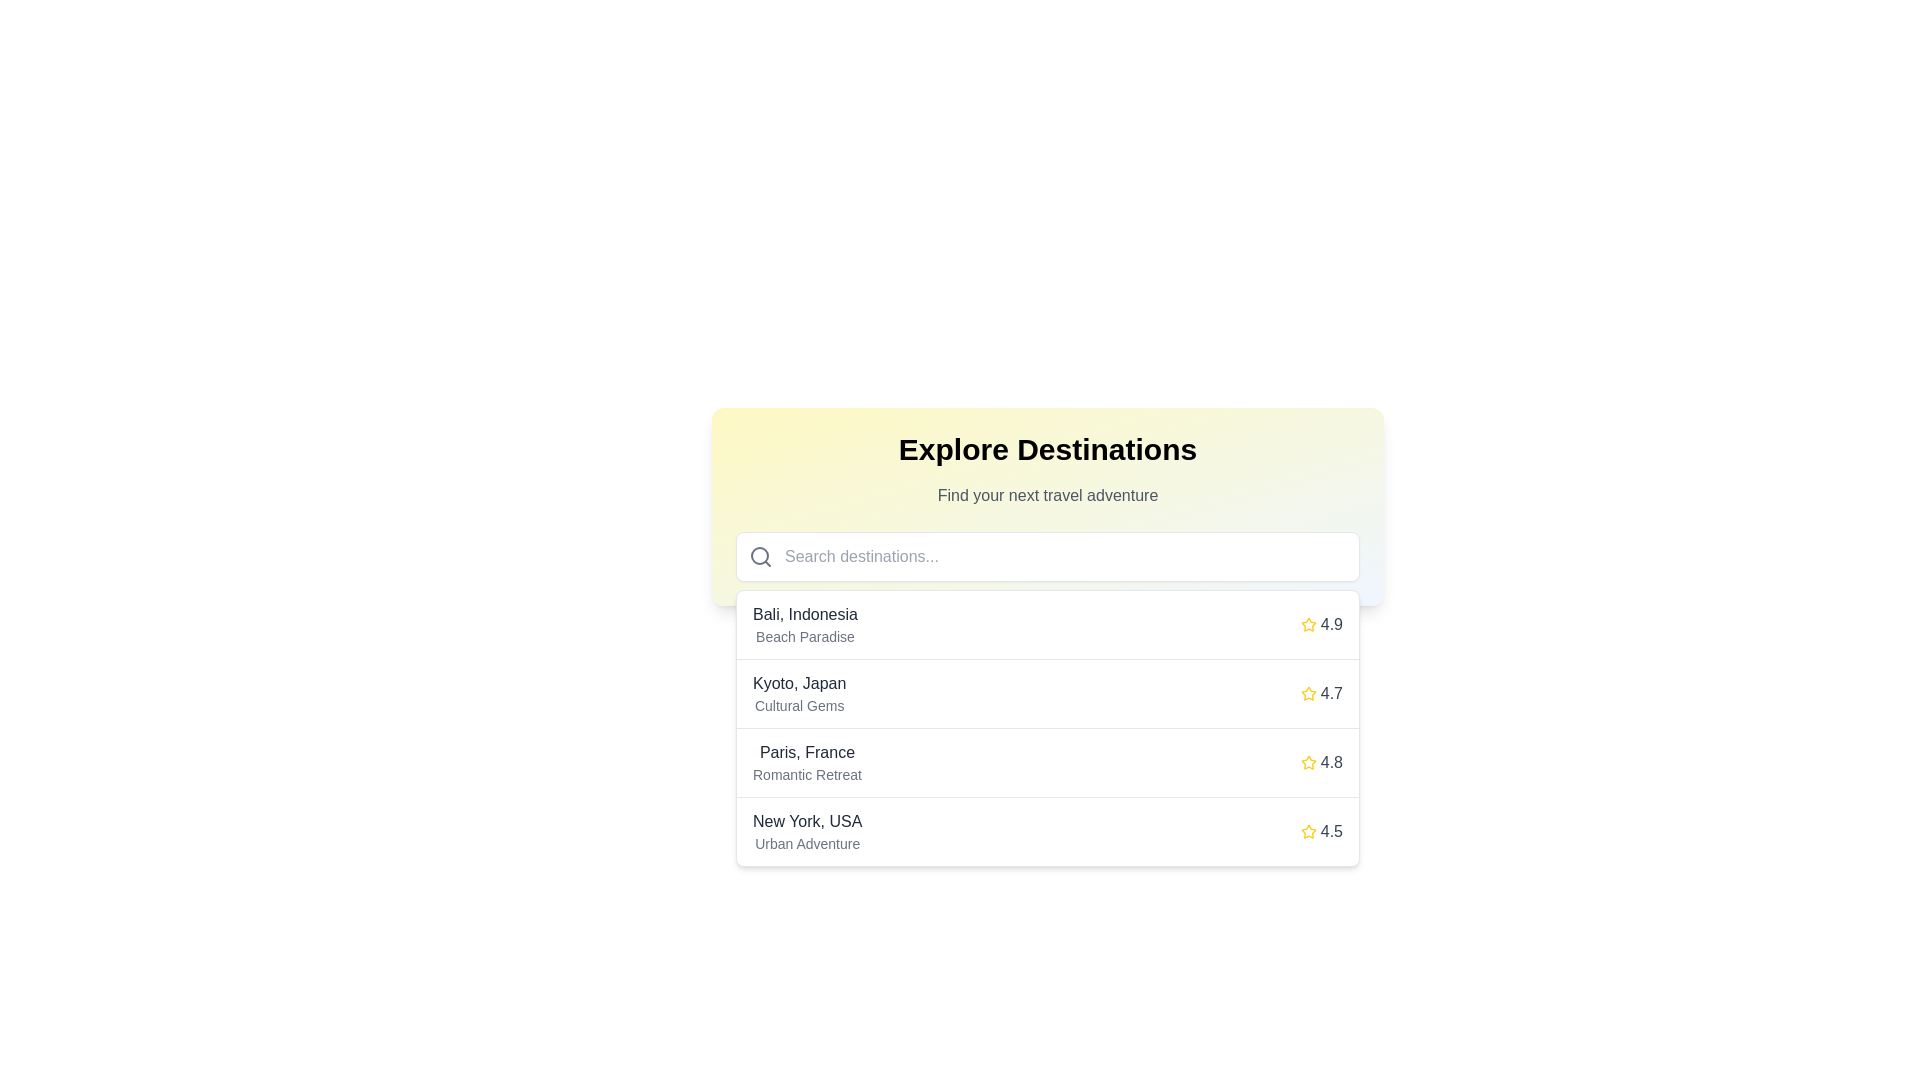  Describe the element at coordinates (1331, 623) in the screenshot. I see `rating score text displayed next to the yellow star icon for the first list item under the Bali, Indonesia entry in the 'Explore Destinations' interface` at that location.